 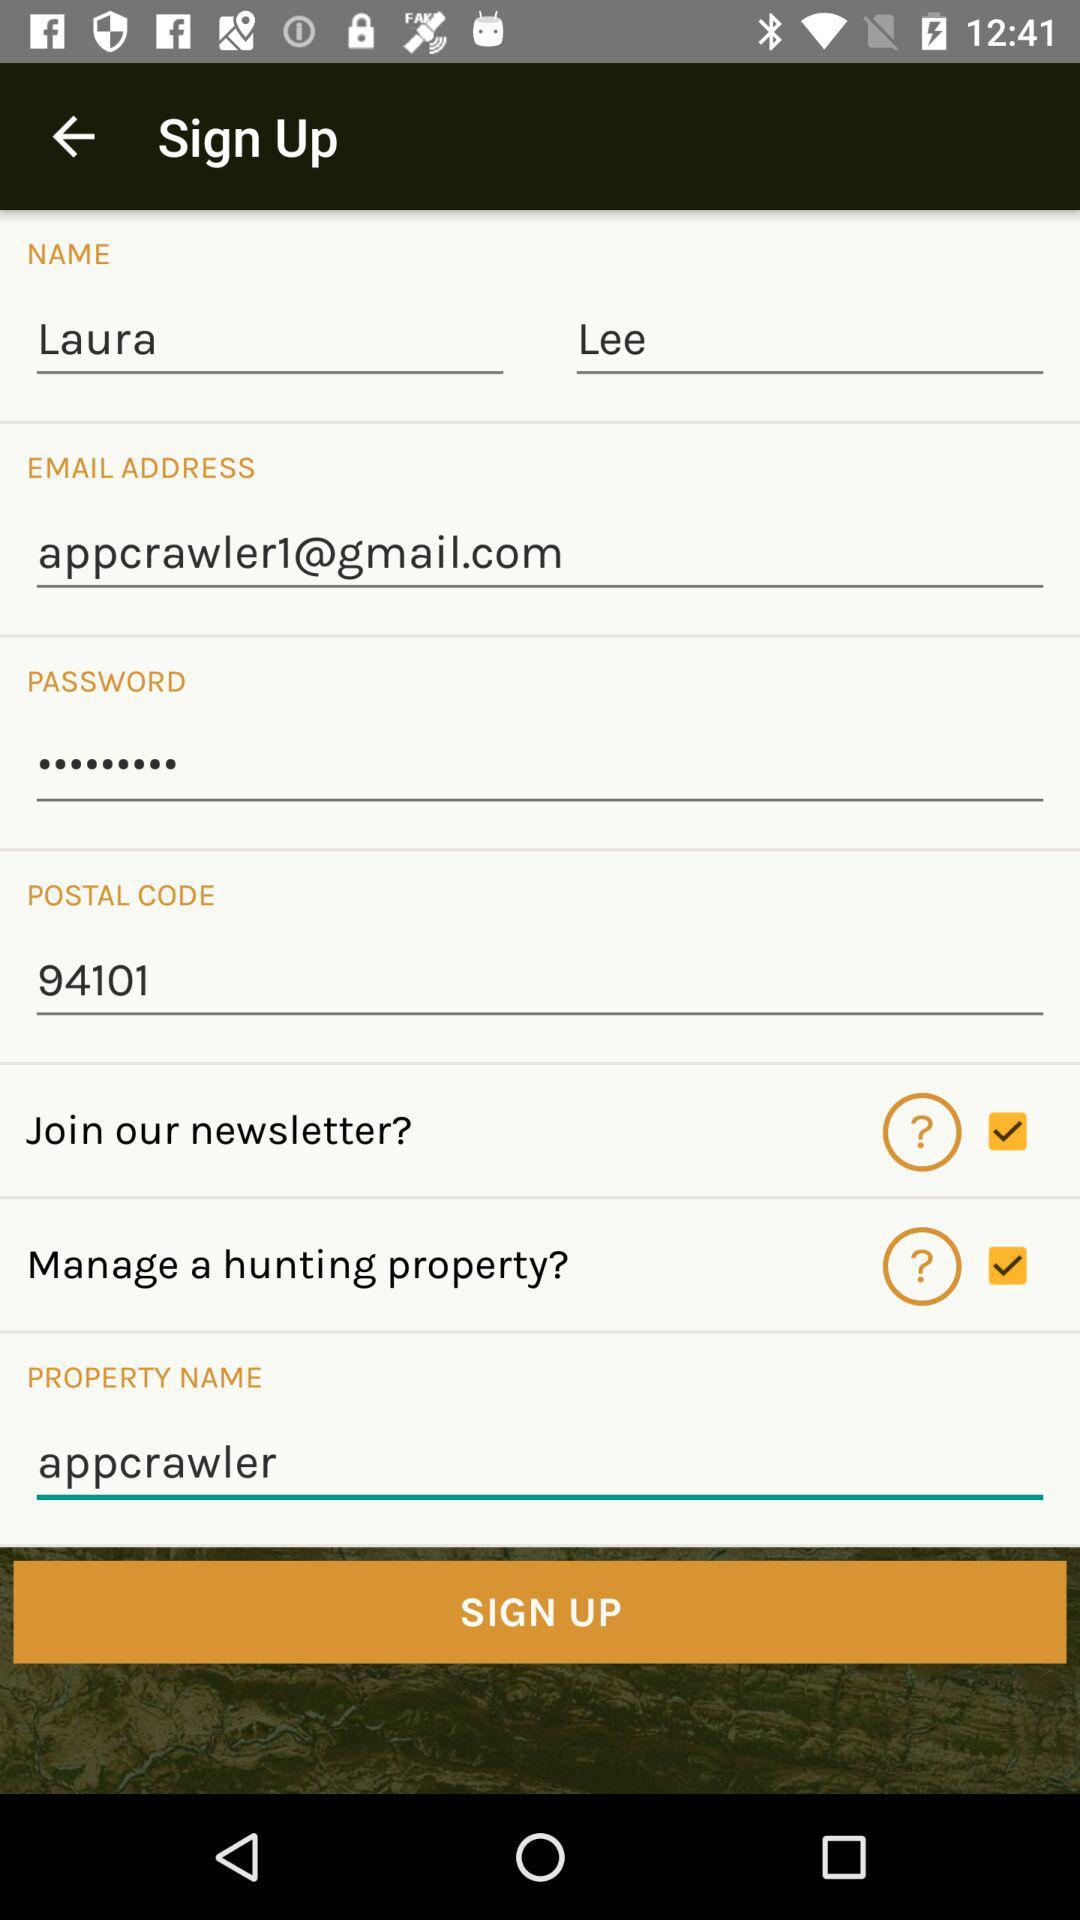 What do you see at coordinates (1033, 1131) in the screenshot?
I see `option filled` at bounding box center [1033, 1131].